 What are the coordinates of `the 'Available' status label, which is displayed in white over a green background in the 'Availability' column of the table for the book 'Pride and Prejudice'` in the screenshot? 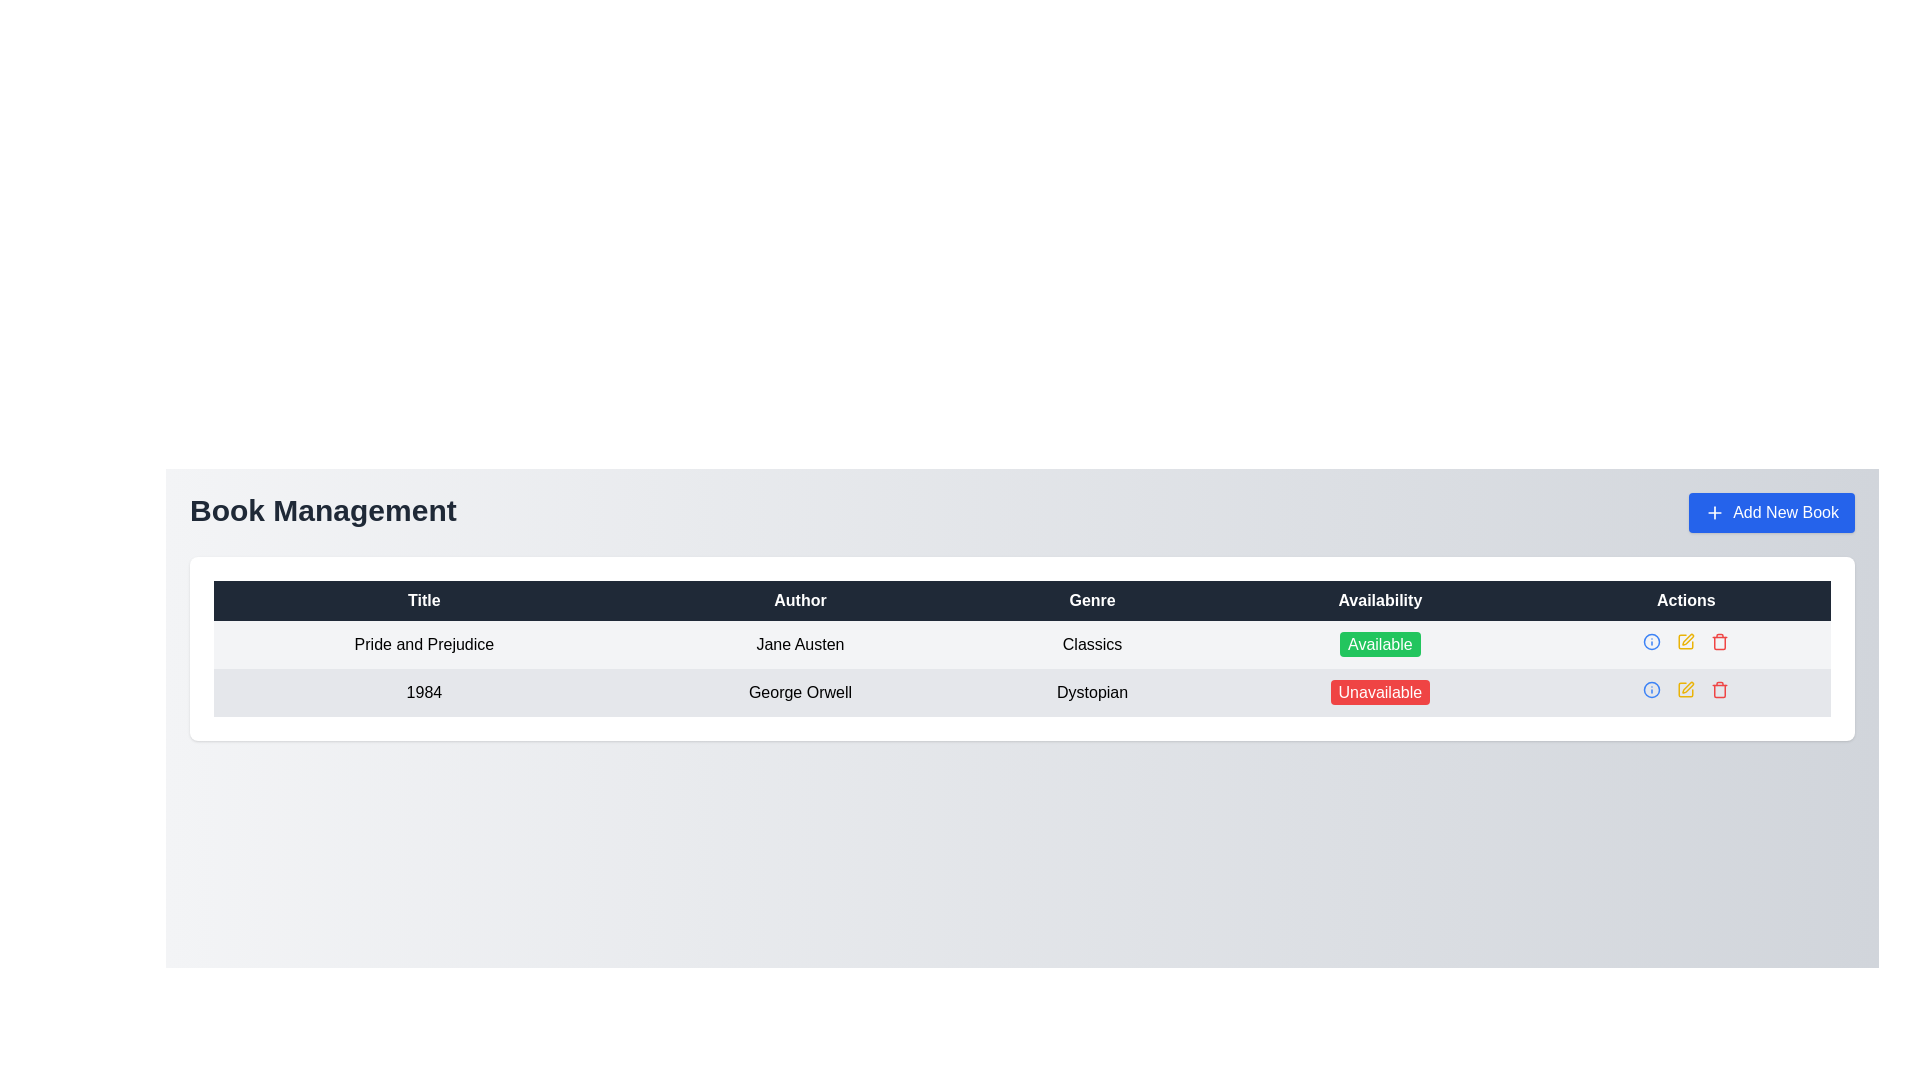 It's located at (1379, 644).